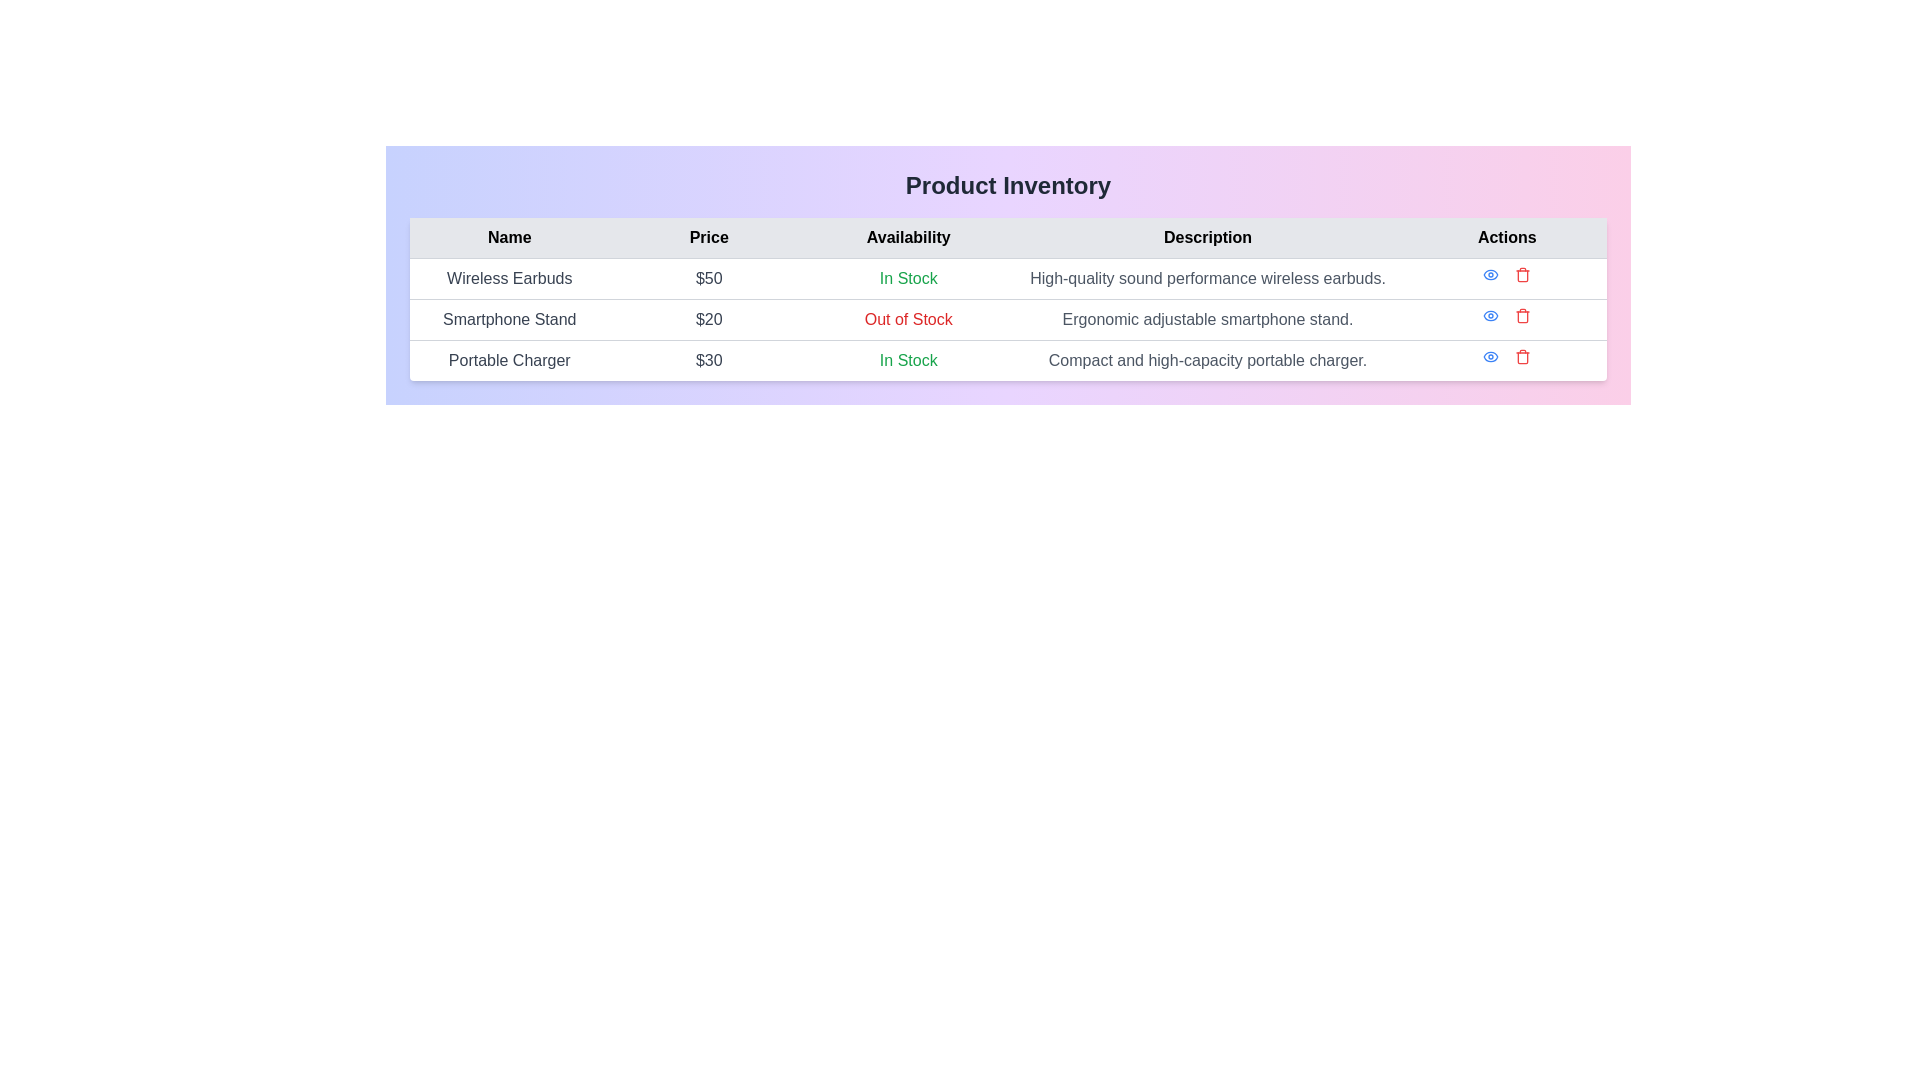 This screenshot has height=1080, width=1920. What do you see at coordinates (907, 360) in the screenshot?
I see `the 'In Stock' text label in green color that indicates product availability for the 'Portable Charger' in the 'Availability' column of the third row of the table` at bounding box center [907, 360].